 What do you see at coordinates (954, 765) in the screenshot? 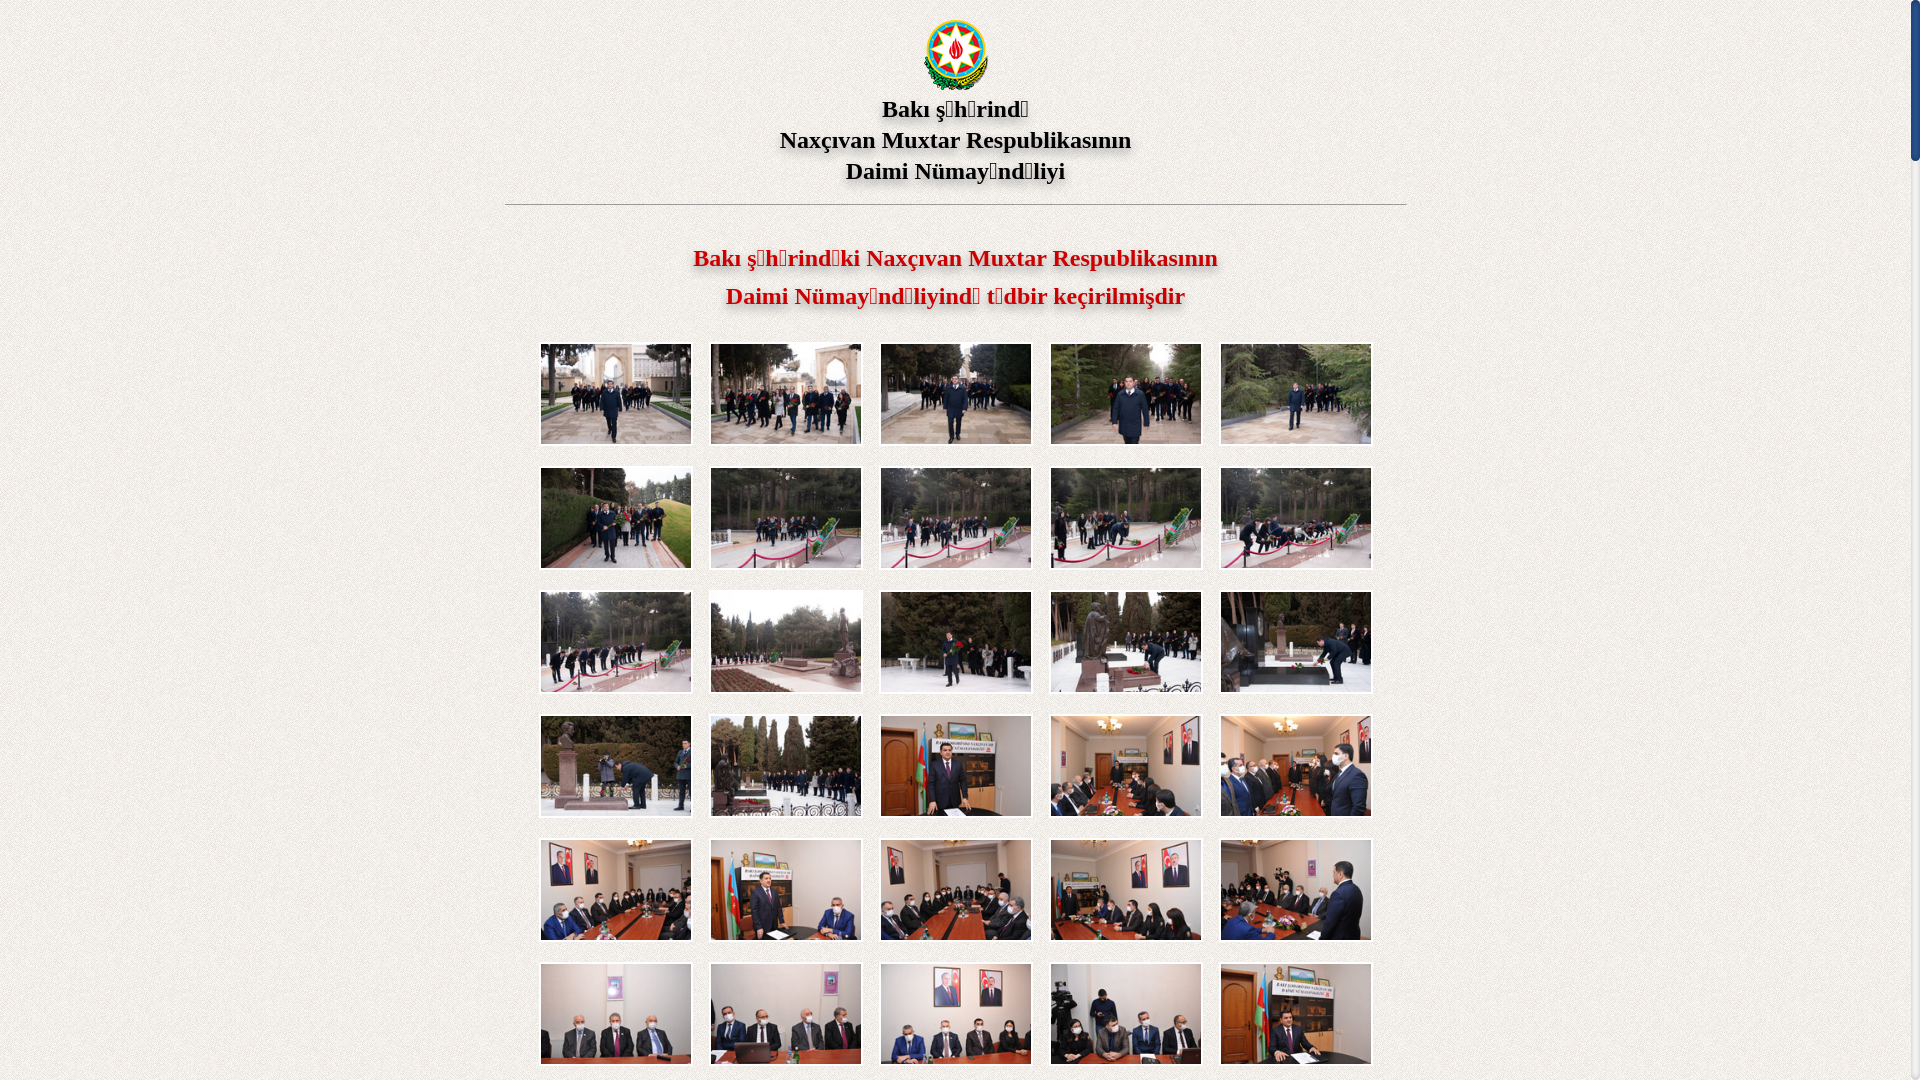
I see `'Click to enlarge'` at bounding box center [954, 765].